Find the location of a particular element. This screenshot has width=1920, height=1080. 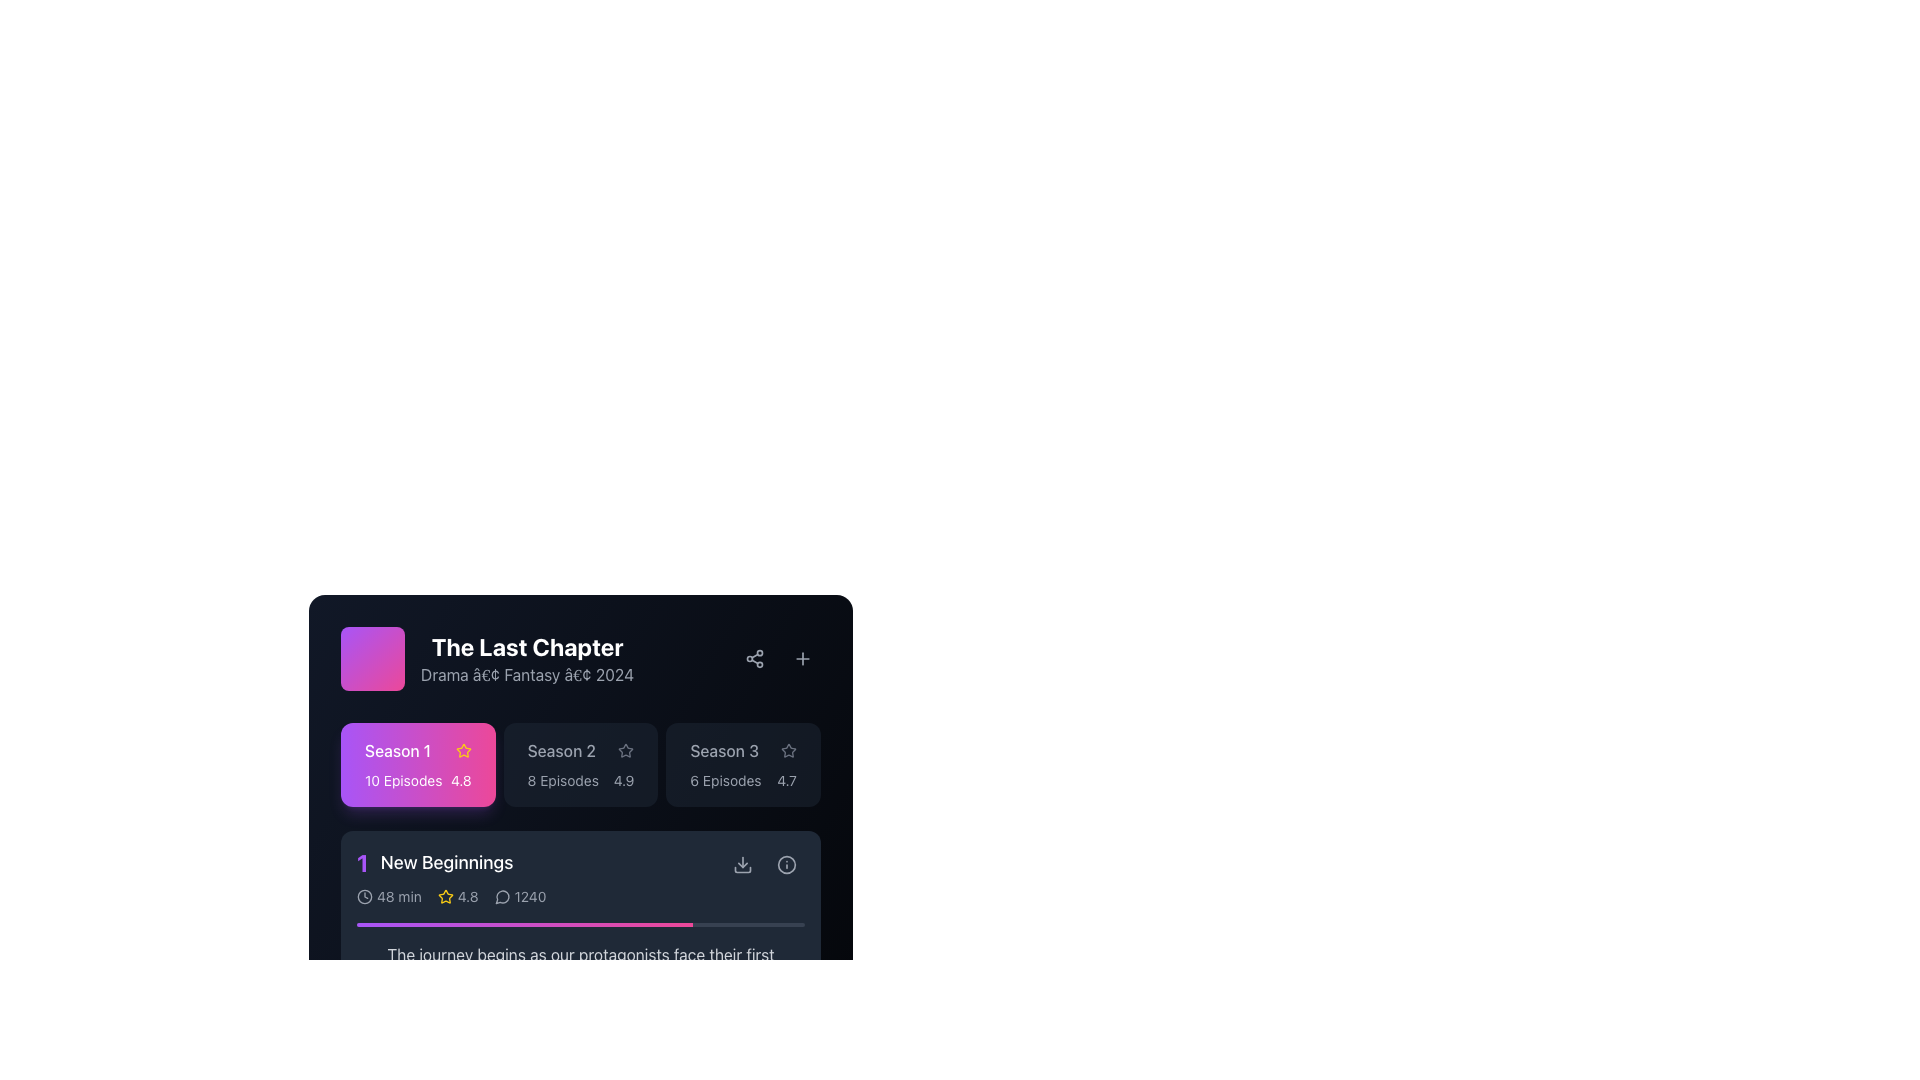

the Text label that provides content-related information for the episode, positioned under the 'New Beginnings' title is located at coordinates (579, 966).